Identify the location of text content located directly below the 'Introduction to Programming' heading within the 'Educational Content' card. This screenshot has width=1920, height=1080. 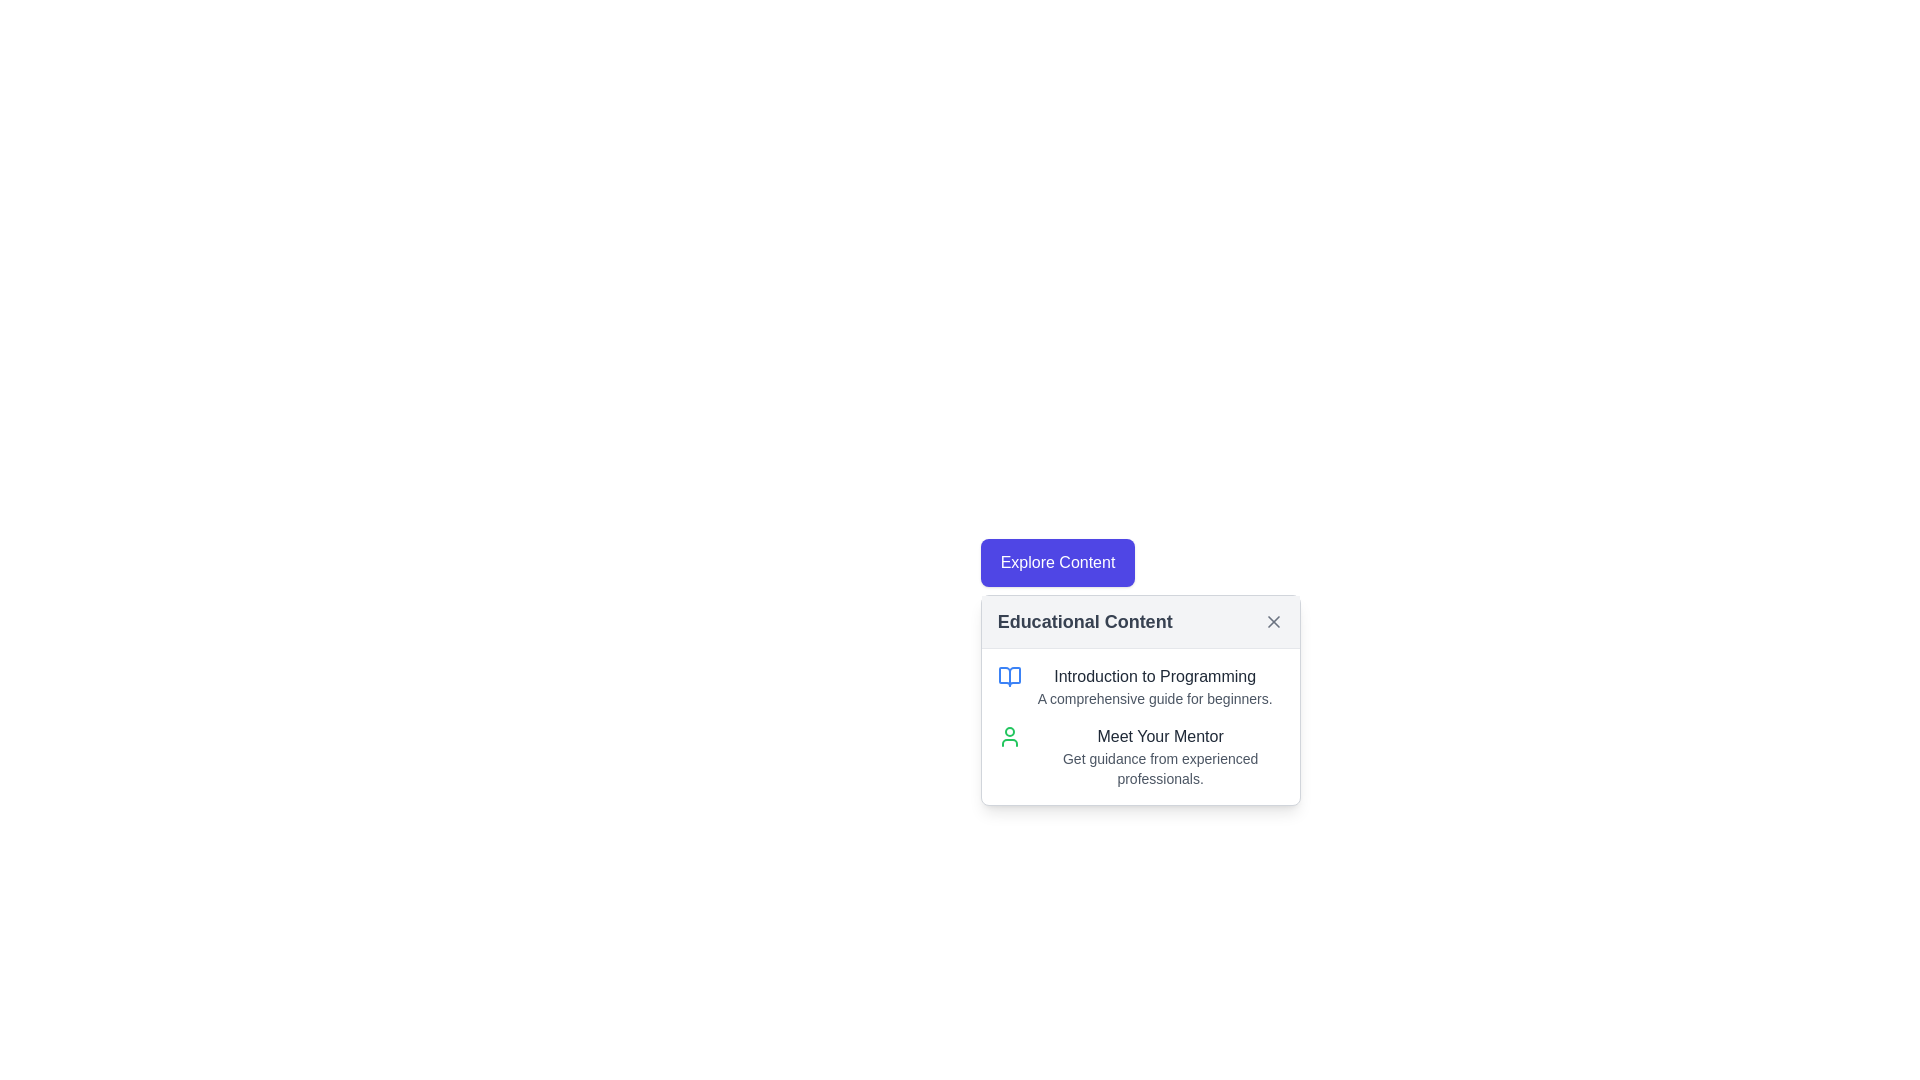
(1155, 697).